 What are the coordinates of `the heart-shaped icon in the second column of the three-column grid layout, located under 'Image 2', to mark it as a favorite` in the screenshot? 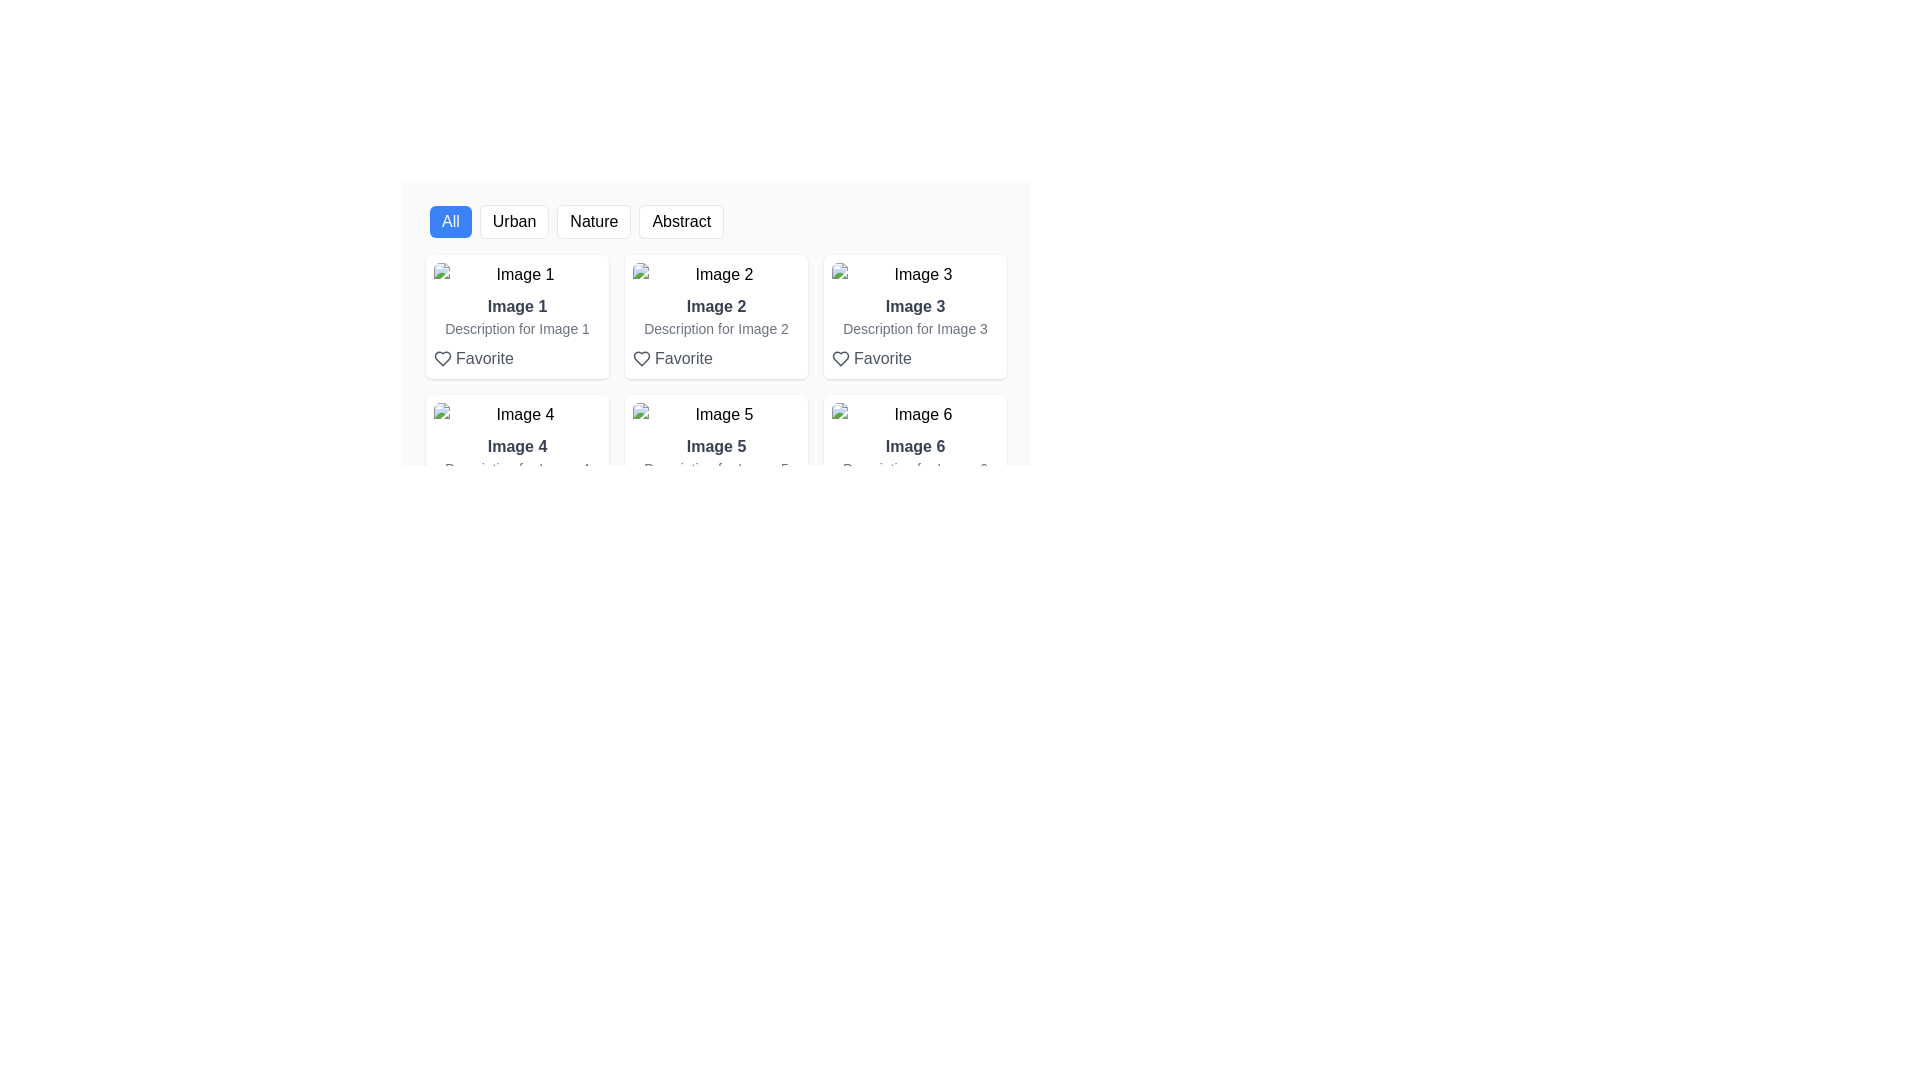 It's located at (642, 357).